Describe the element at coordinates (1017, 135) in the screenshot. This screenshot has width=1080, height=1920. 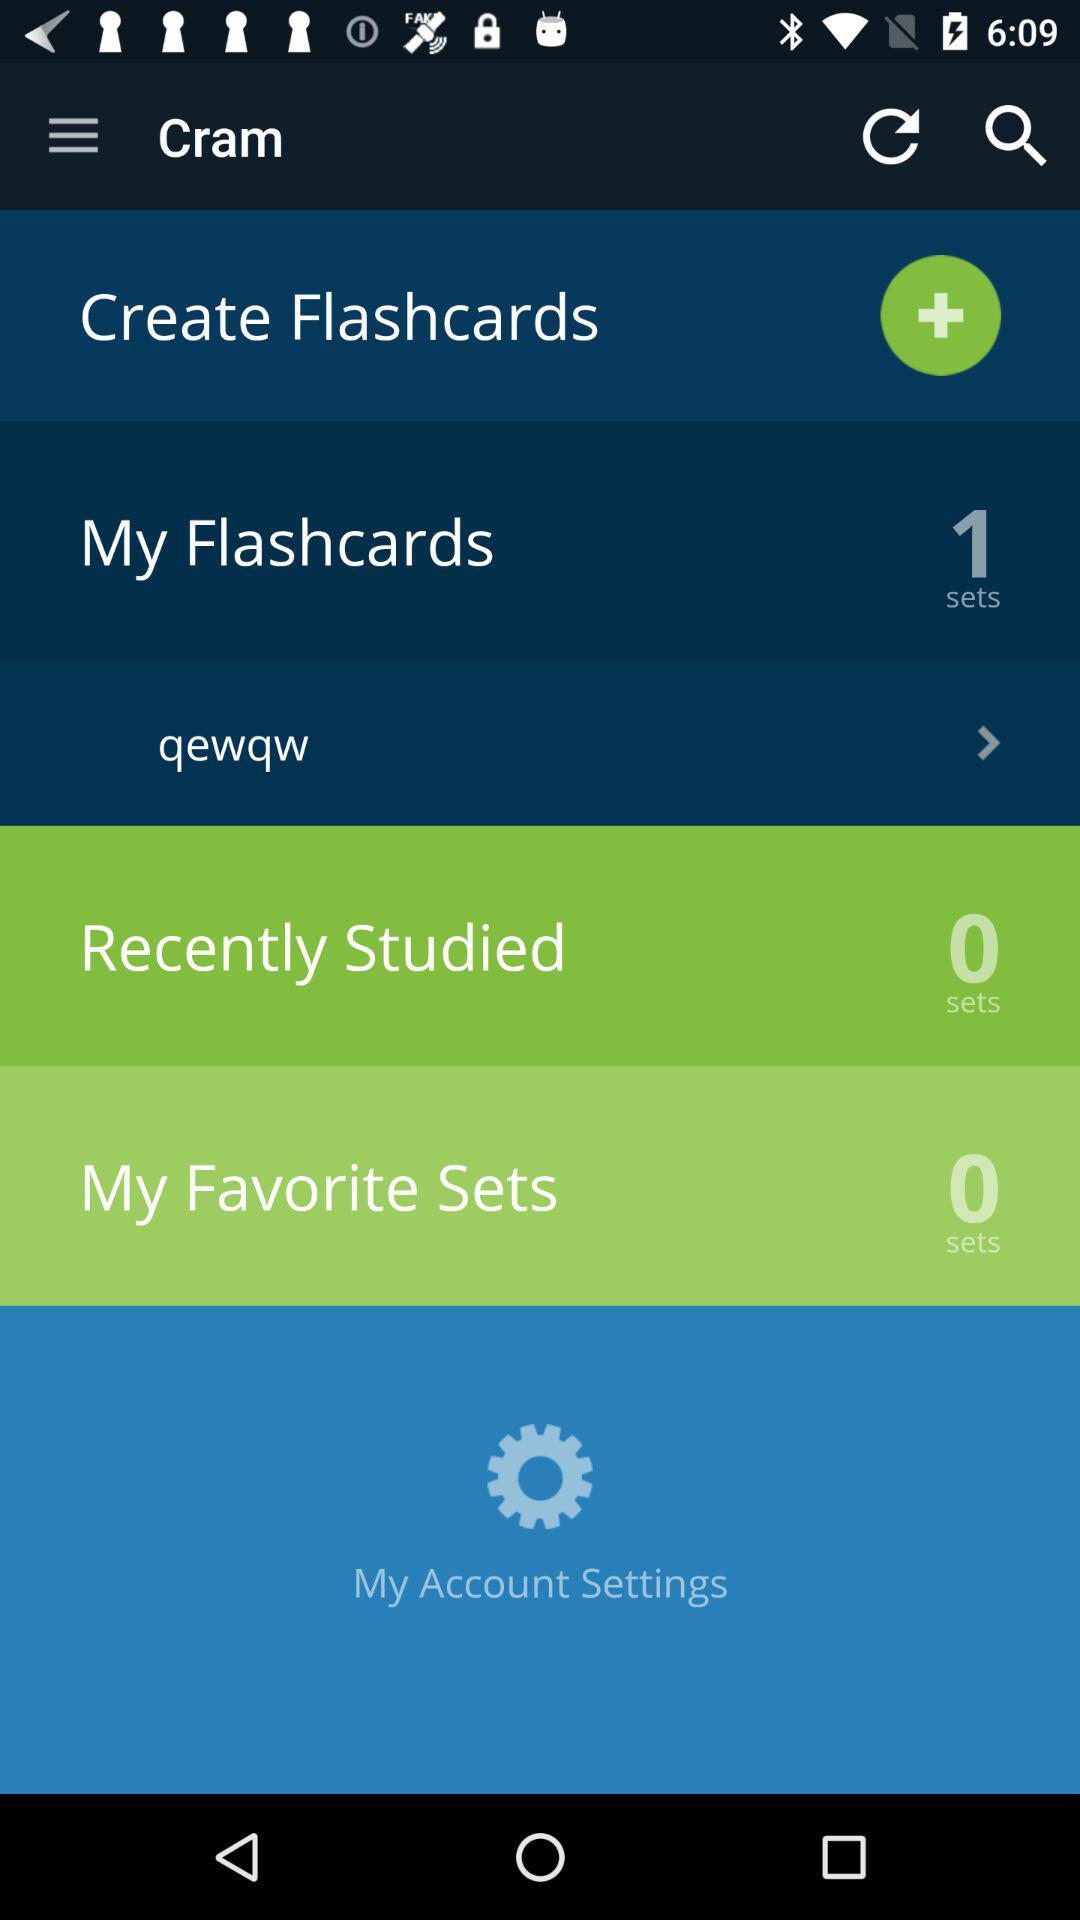
I see `item above the create flashcards` at that location.